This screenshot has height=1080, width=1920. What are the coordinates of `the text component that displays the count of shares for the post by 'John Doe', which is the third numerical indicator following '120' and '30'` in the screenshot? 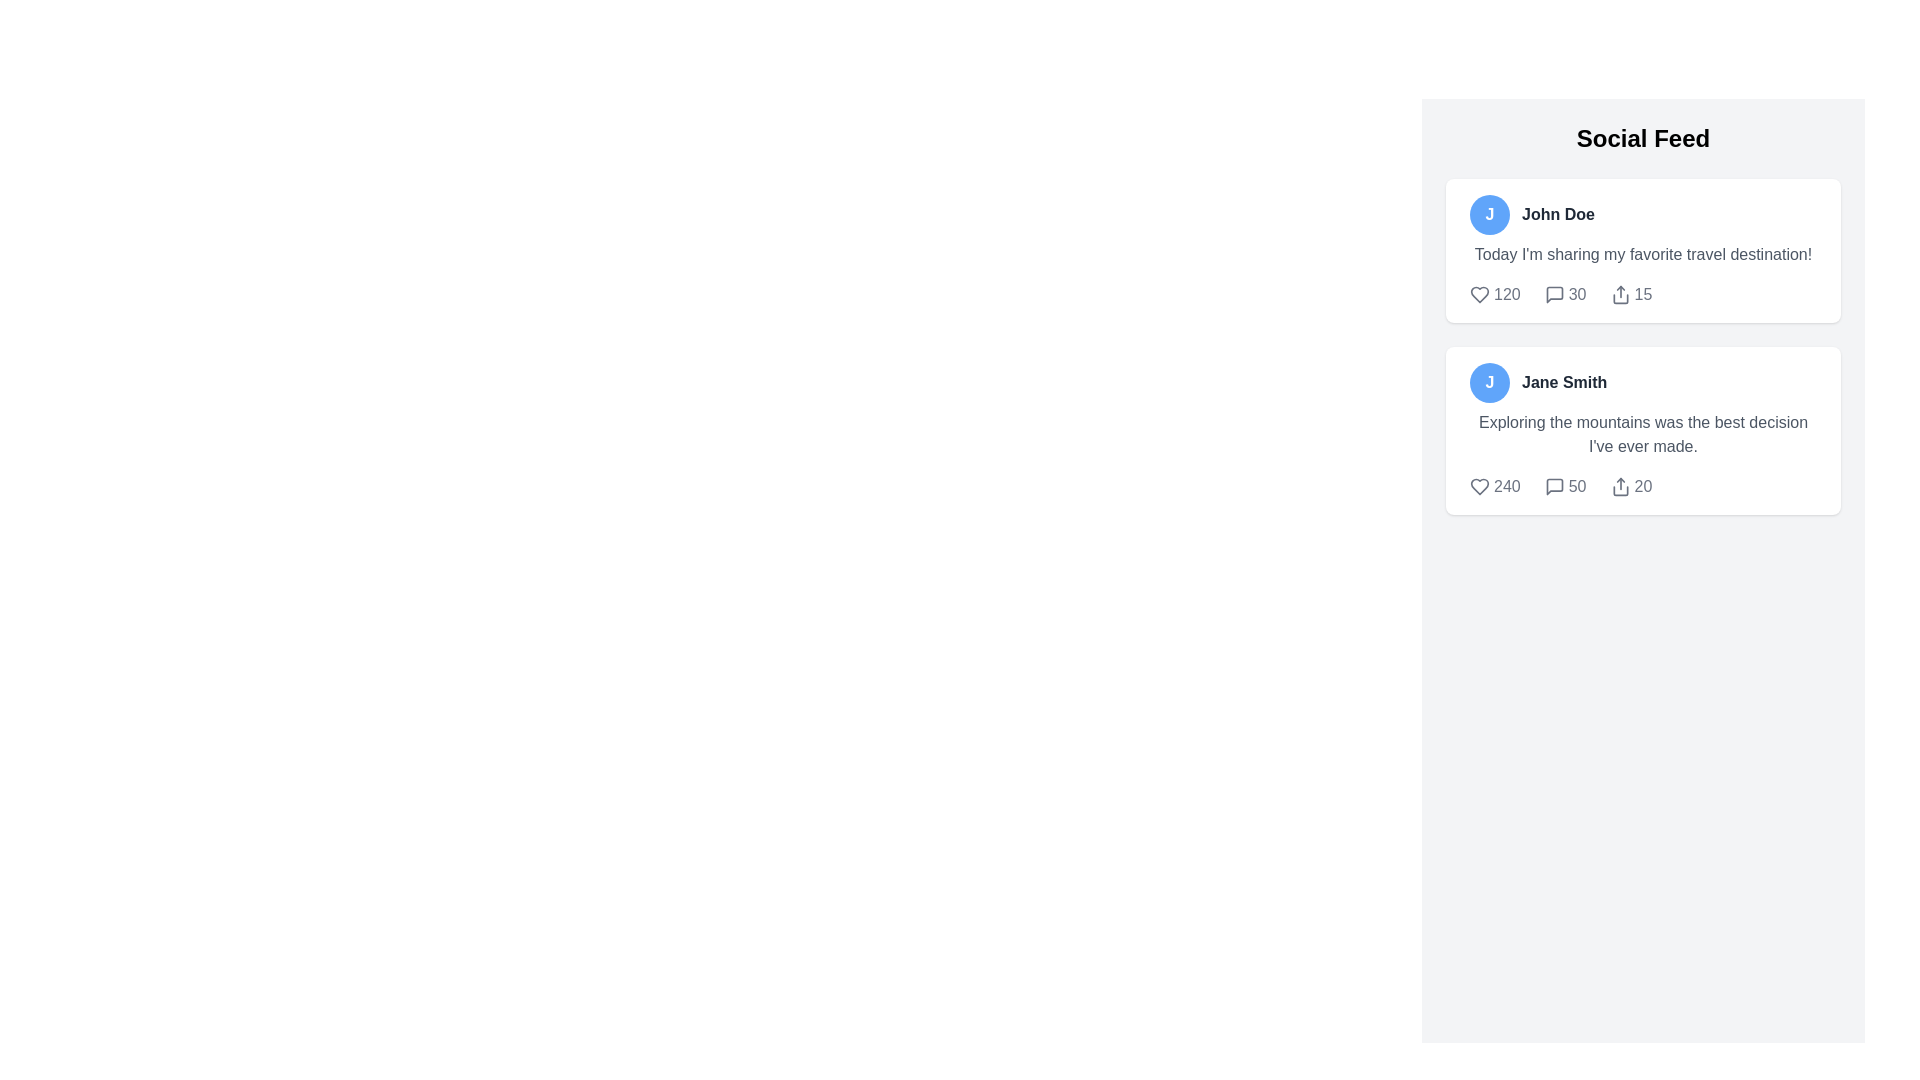 It's located at (1643, 294).